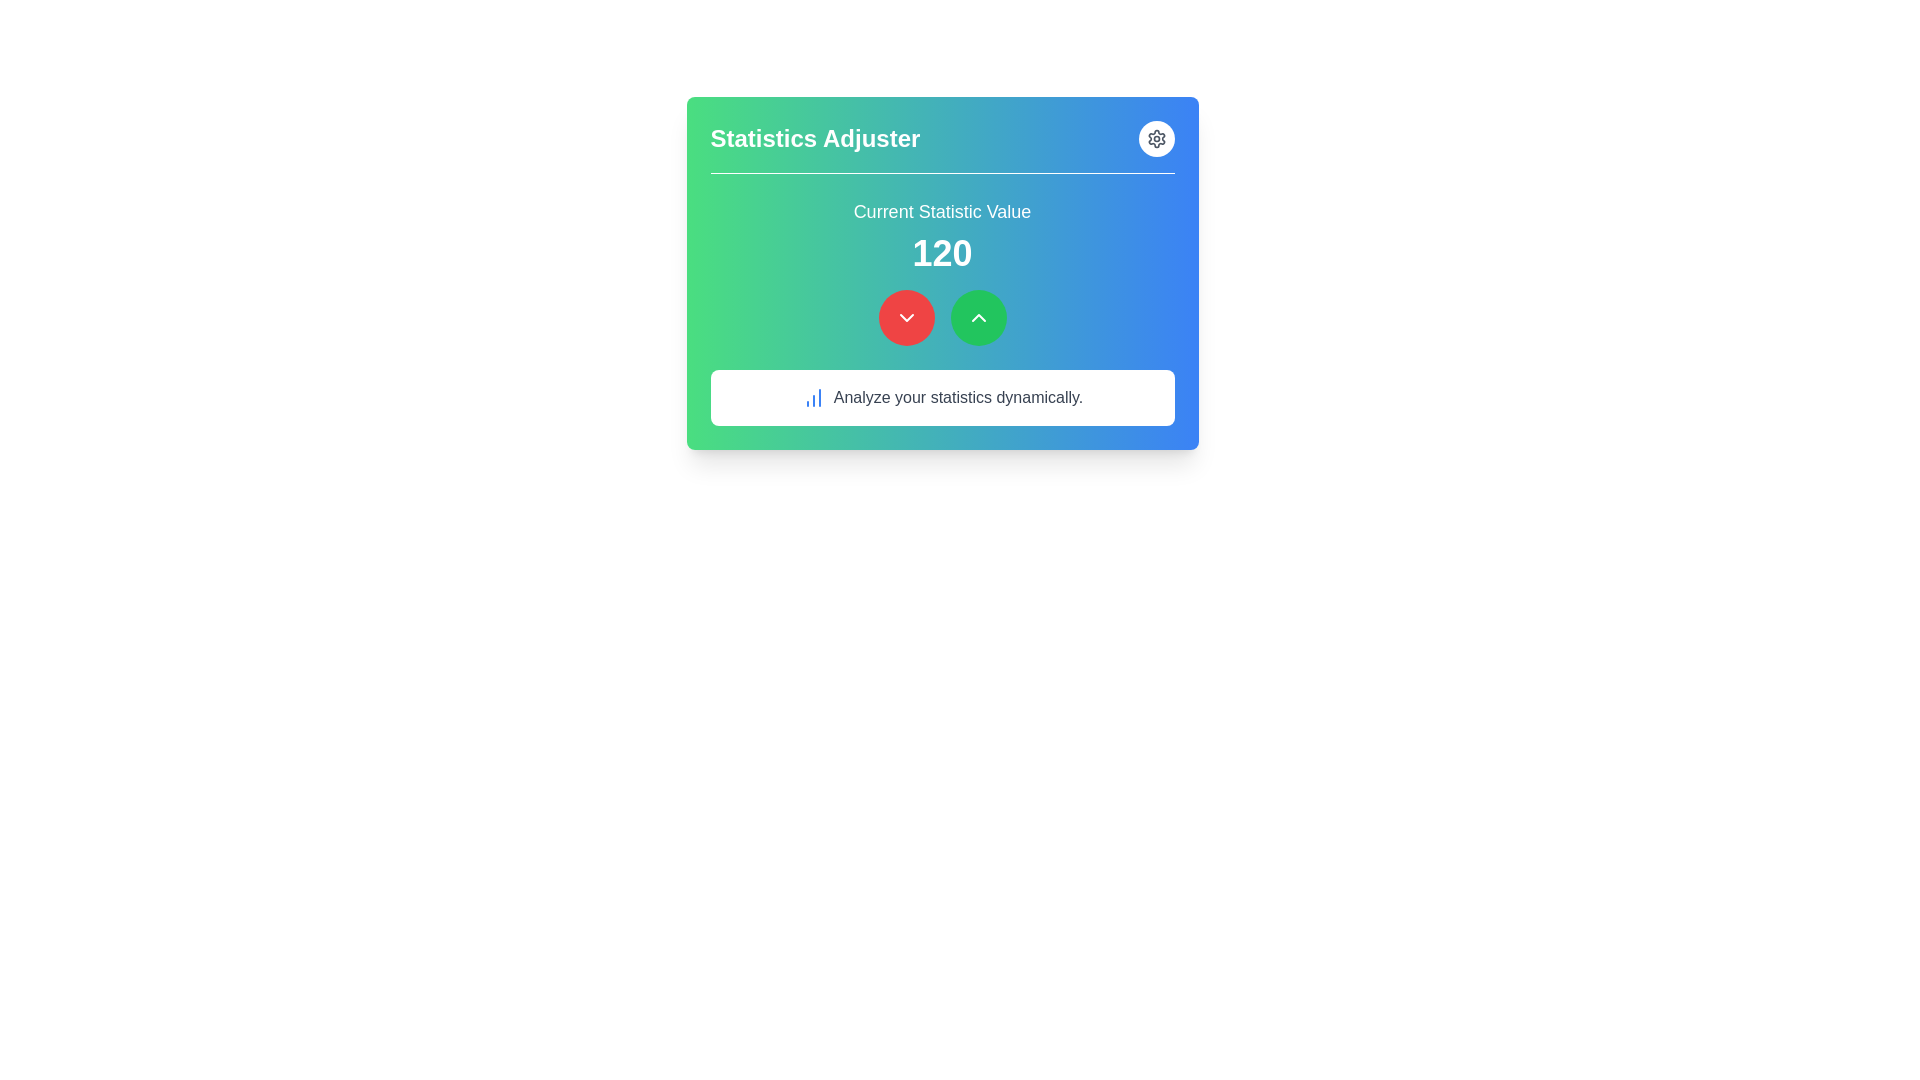 This screenshot has width=1920, height=1080. I want to click on the downward-pointing chevron icon styled with thin lines and a rounded design, located inside a circular red button below the numeric display of '120', for navigation support, so click(905, 316).